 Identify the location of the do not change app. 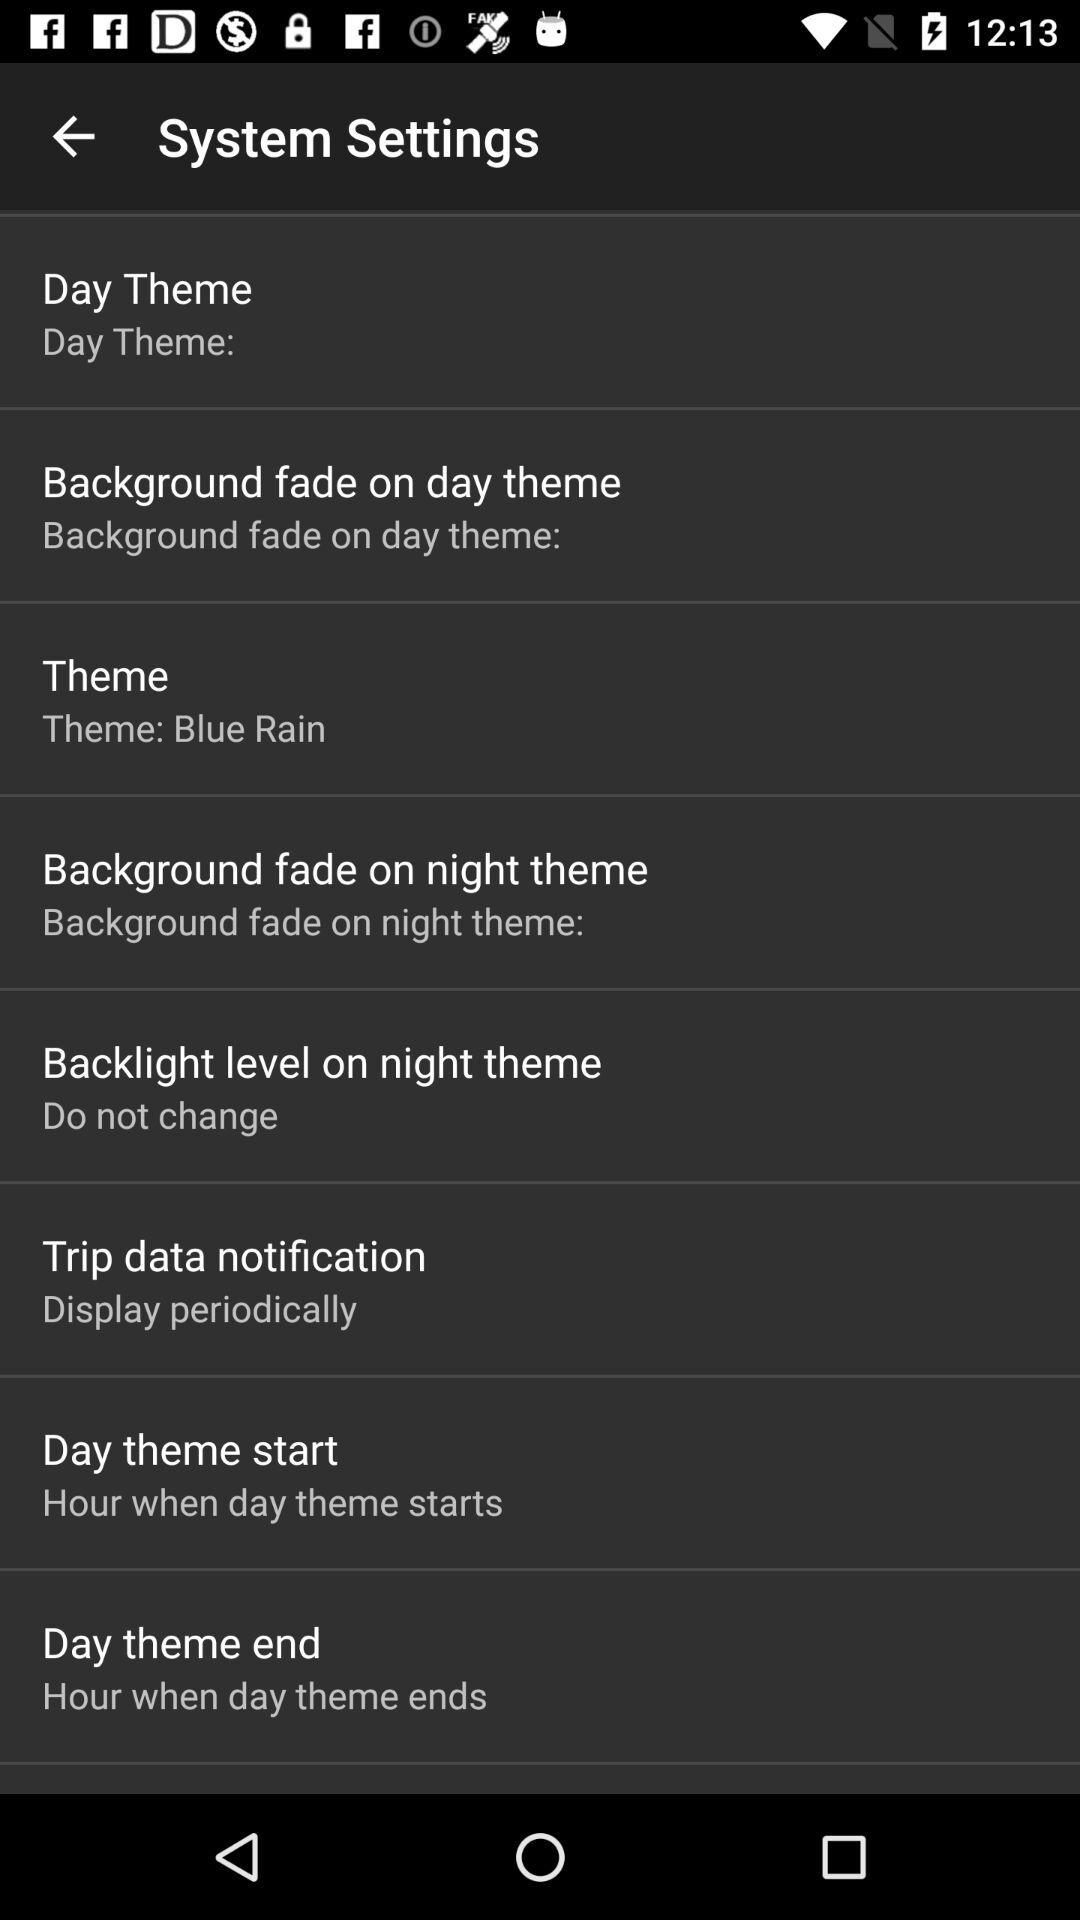
(159, 1113).